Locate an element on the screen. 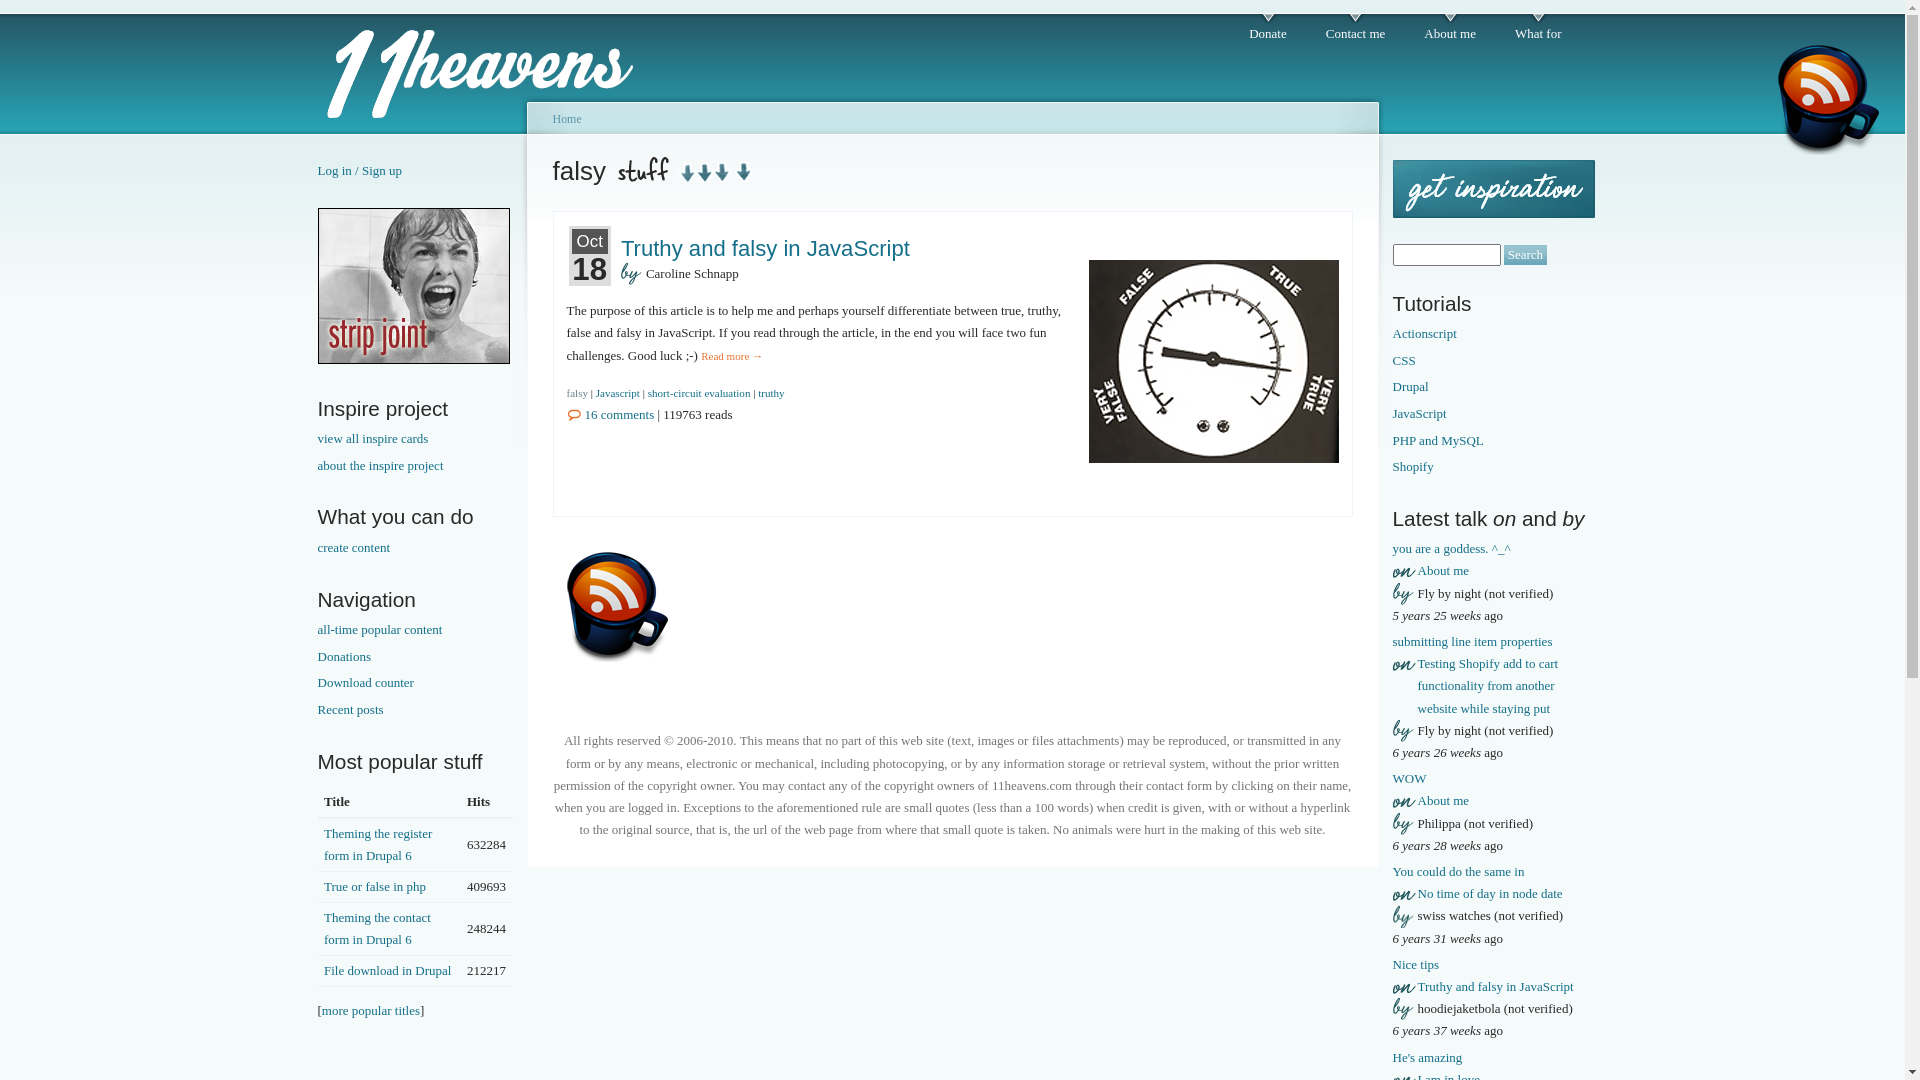 The width and height of the screenshot is (1920, 1080). 'create content' is located at coordinates (414, 547).